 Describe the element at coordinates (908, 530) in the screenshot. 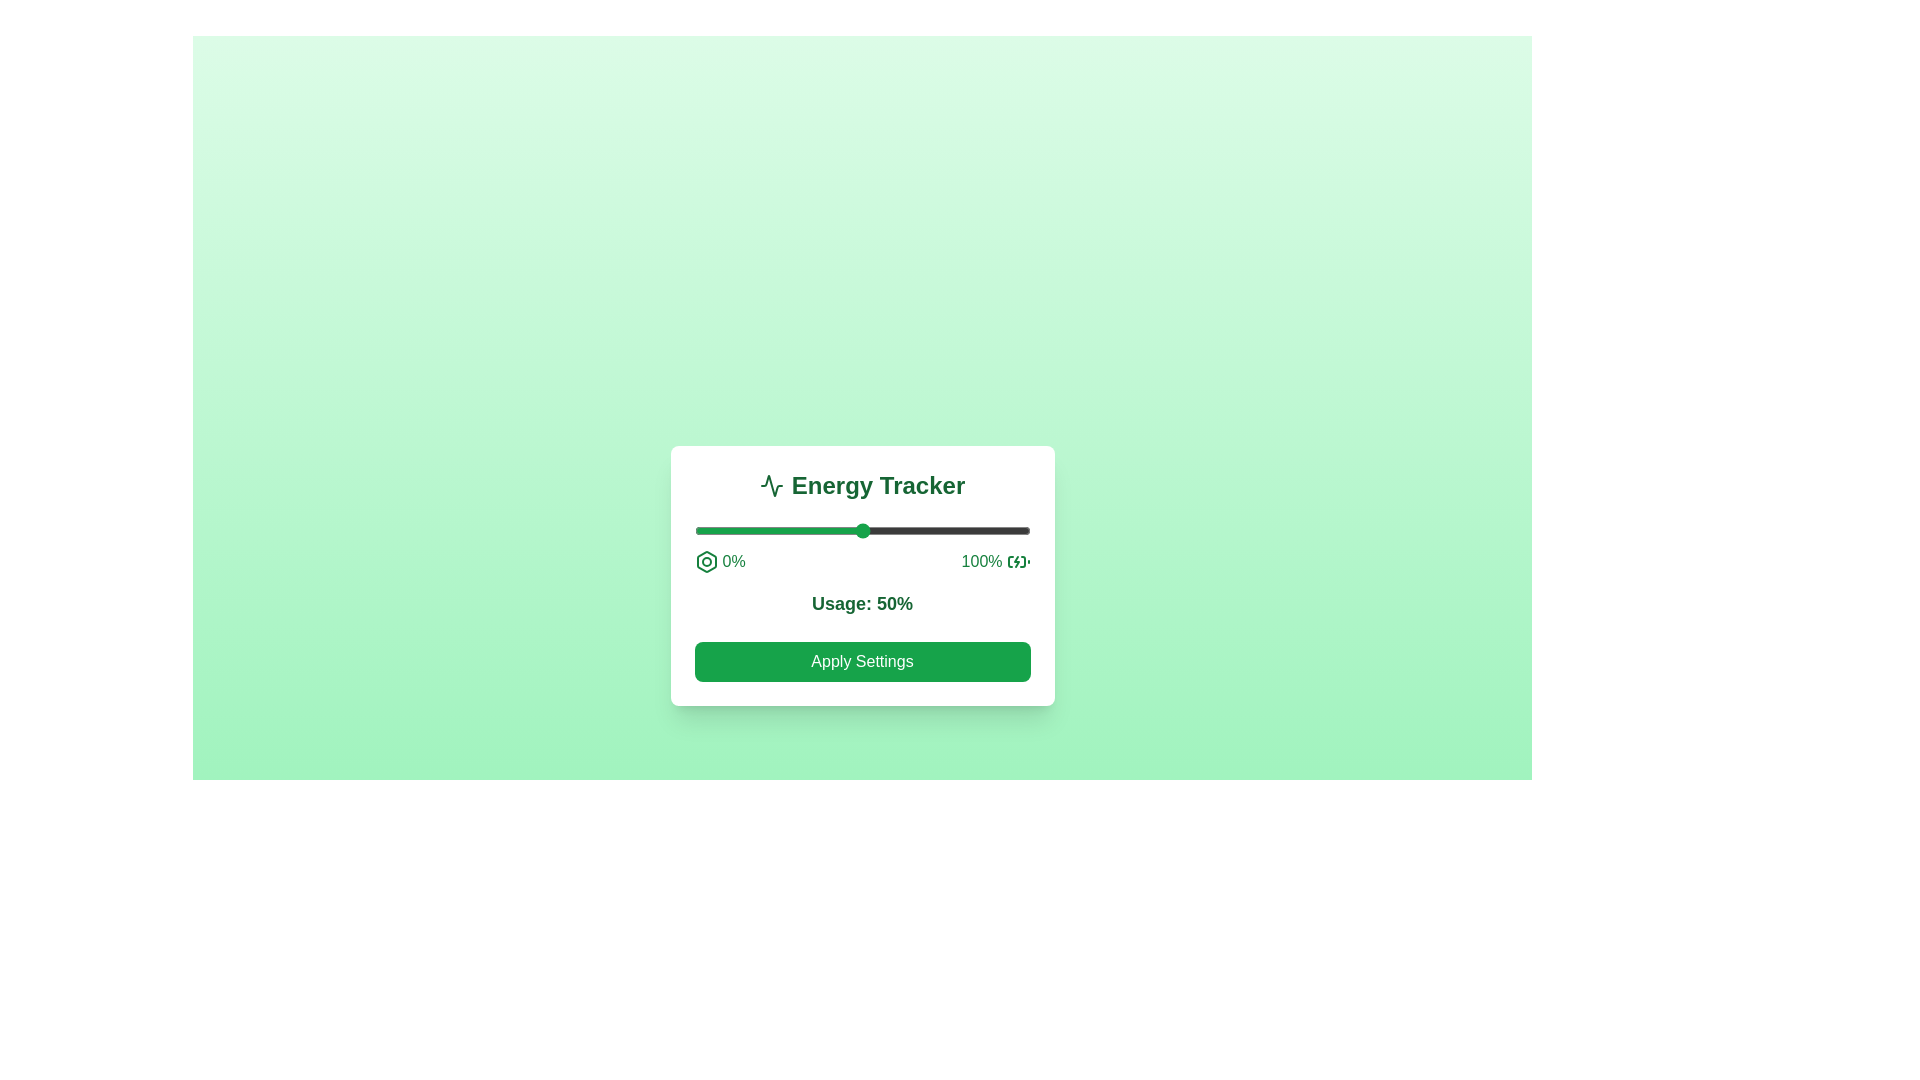

I see `the energy usage slider to 64%` at that location.